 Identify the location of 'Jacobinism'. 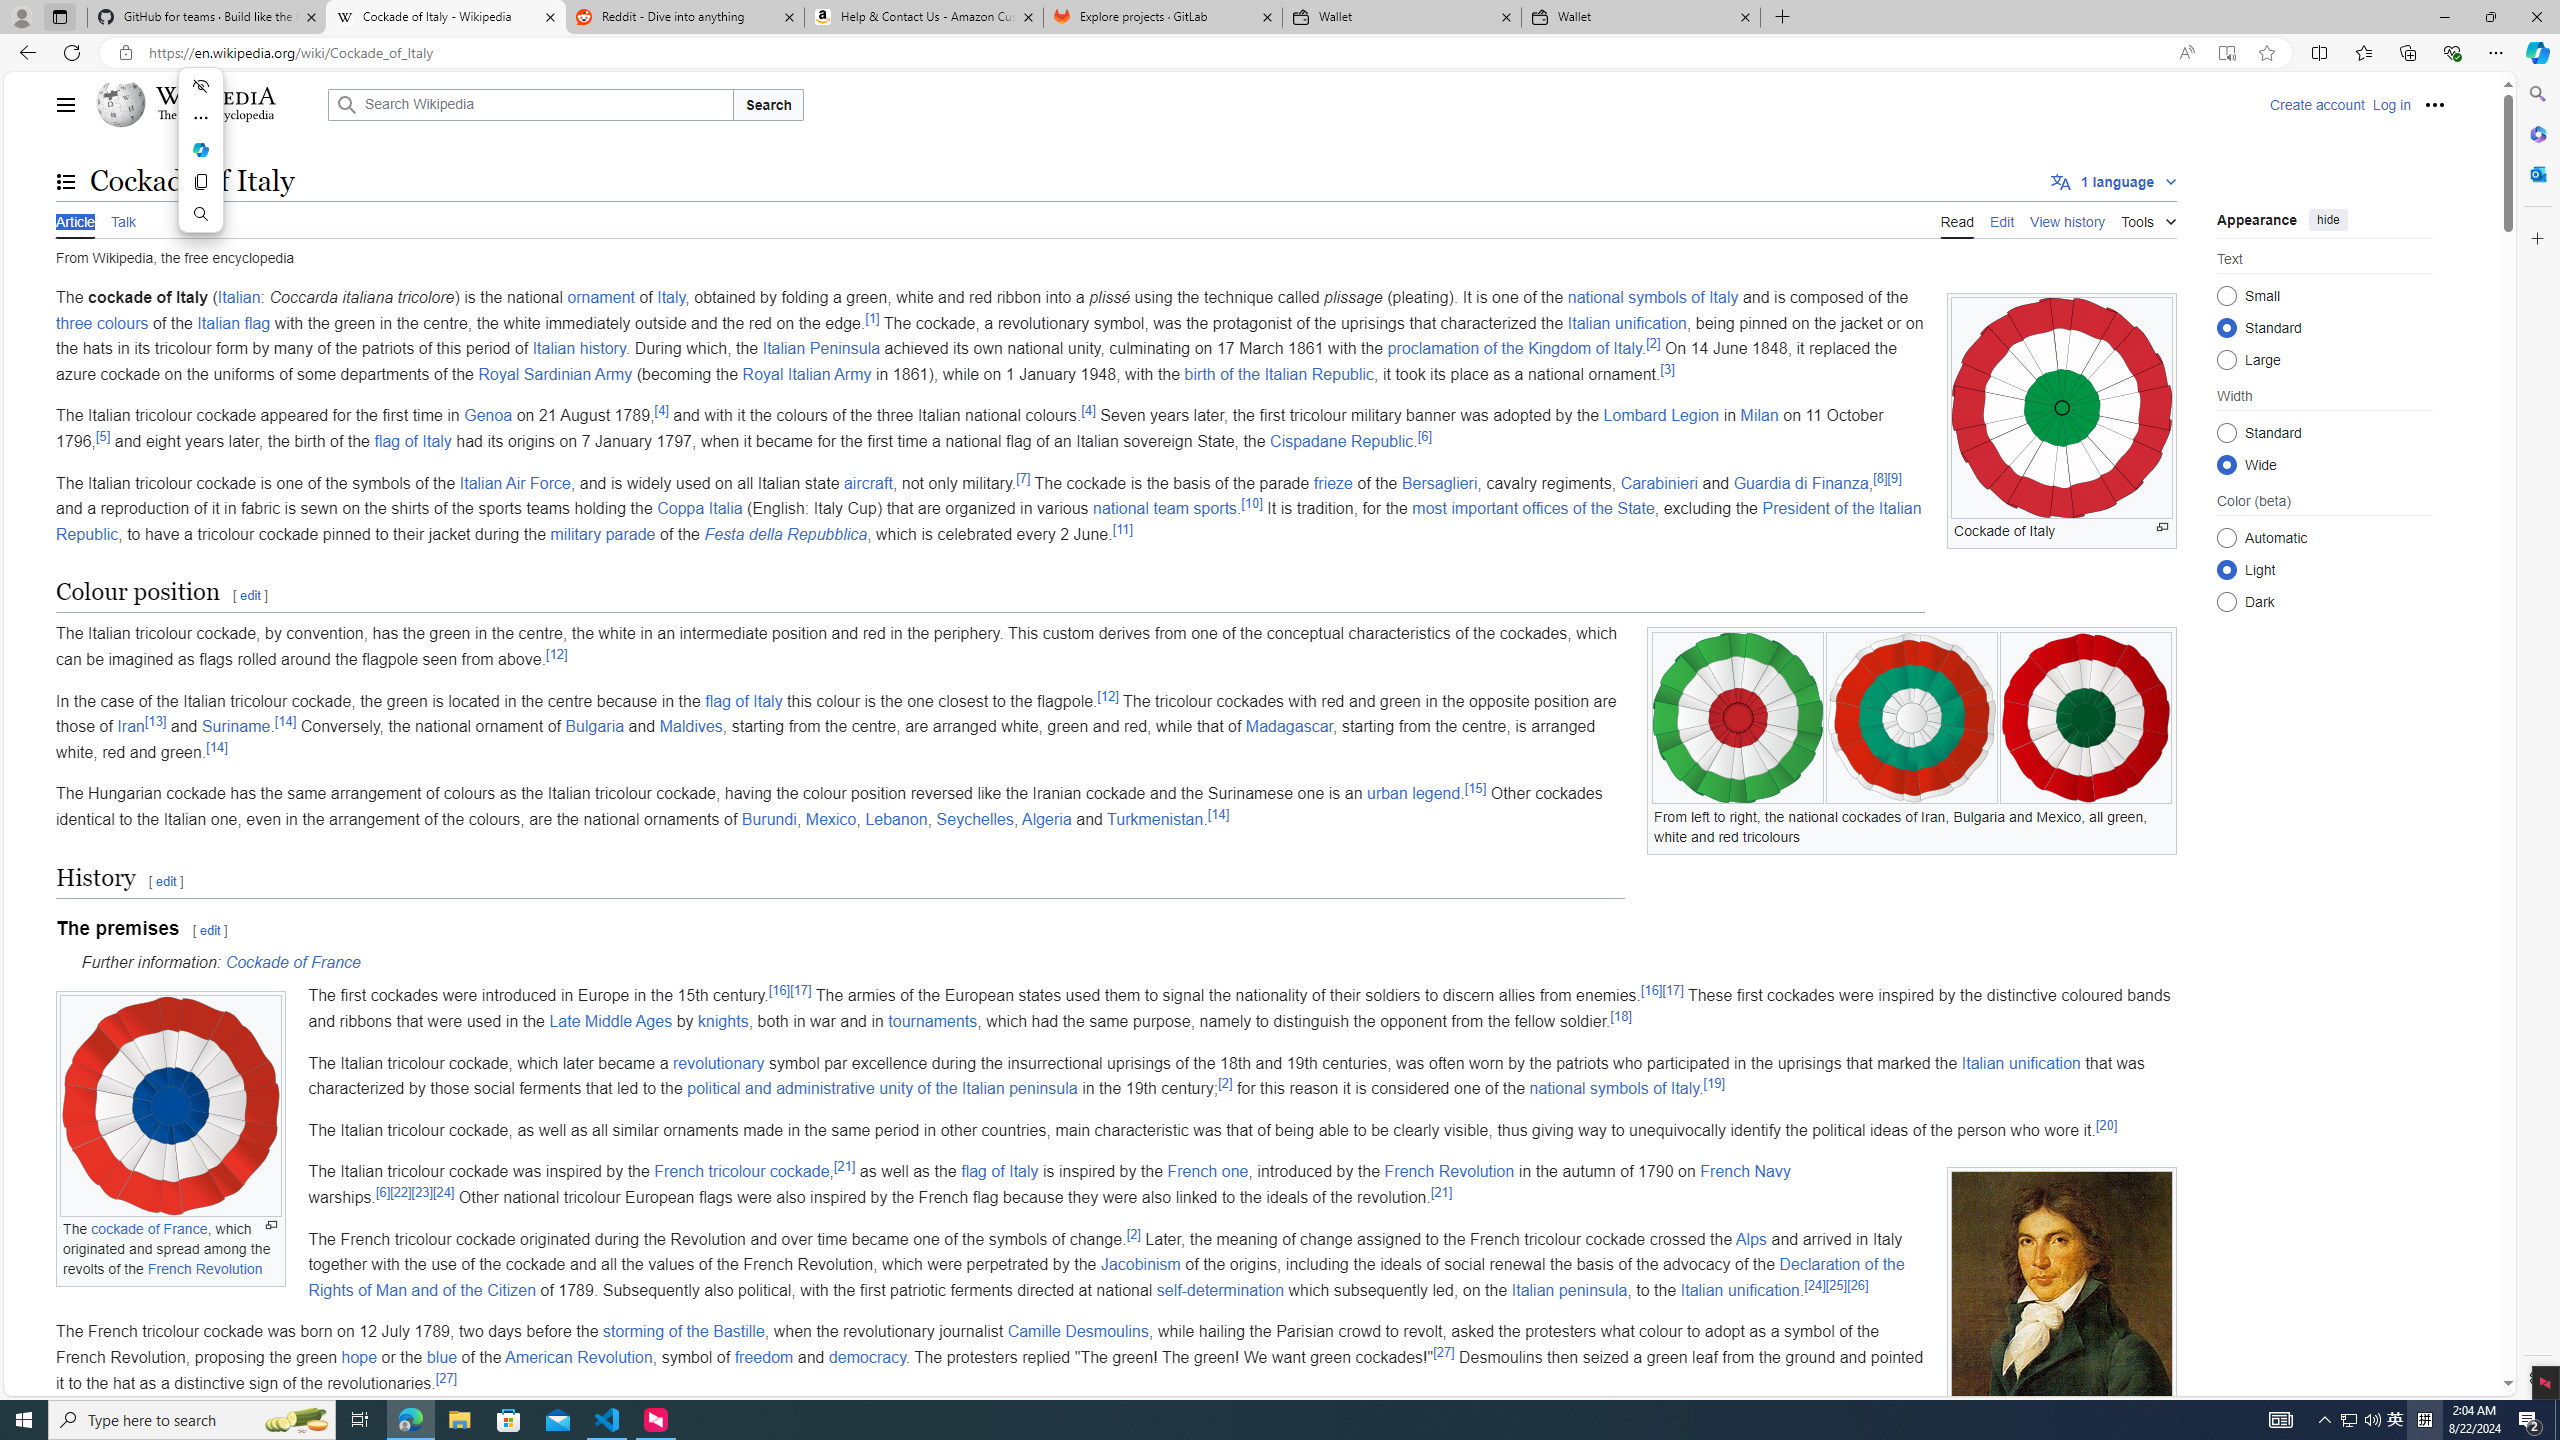
(1140, 1264).